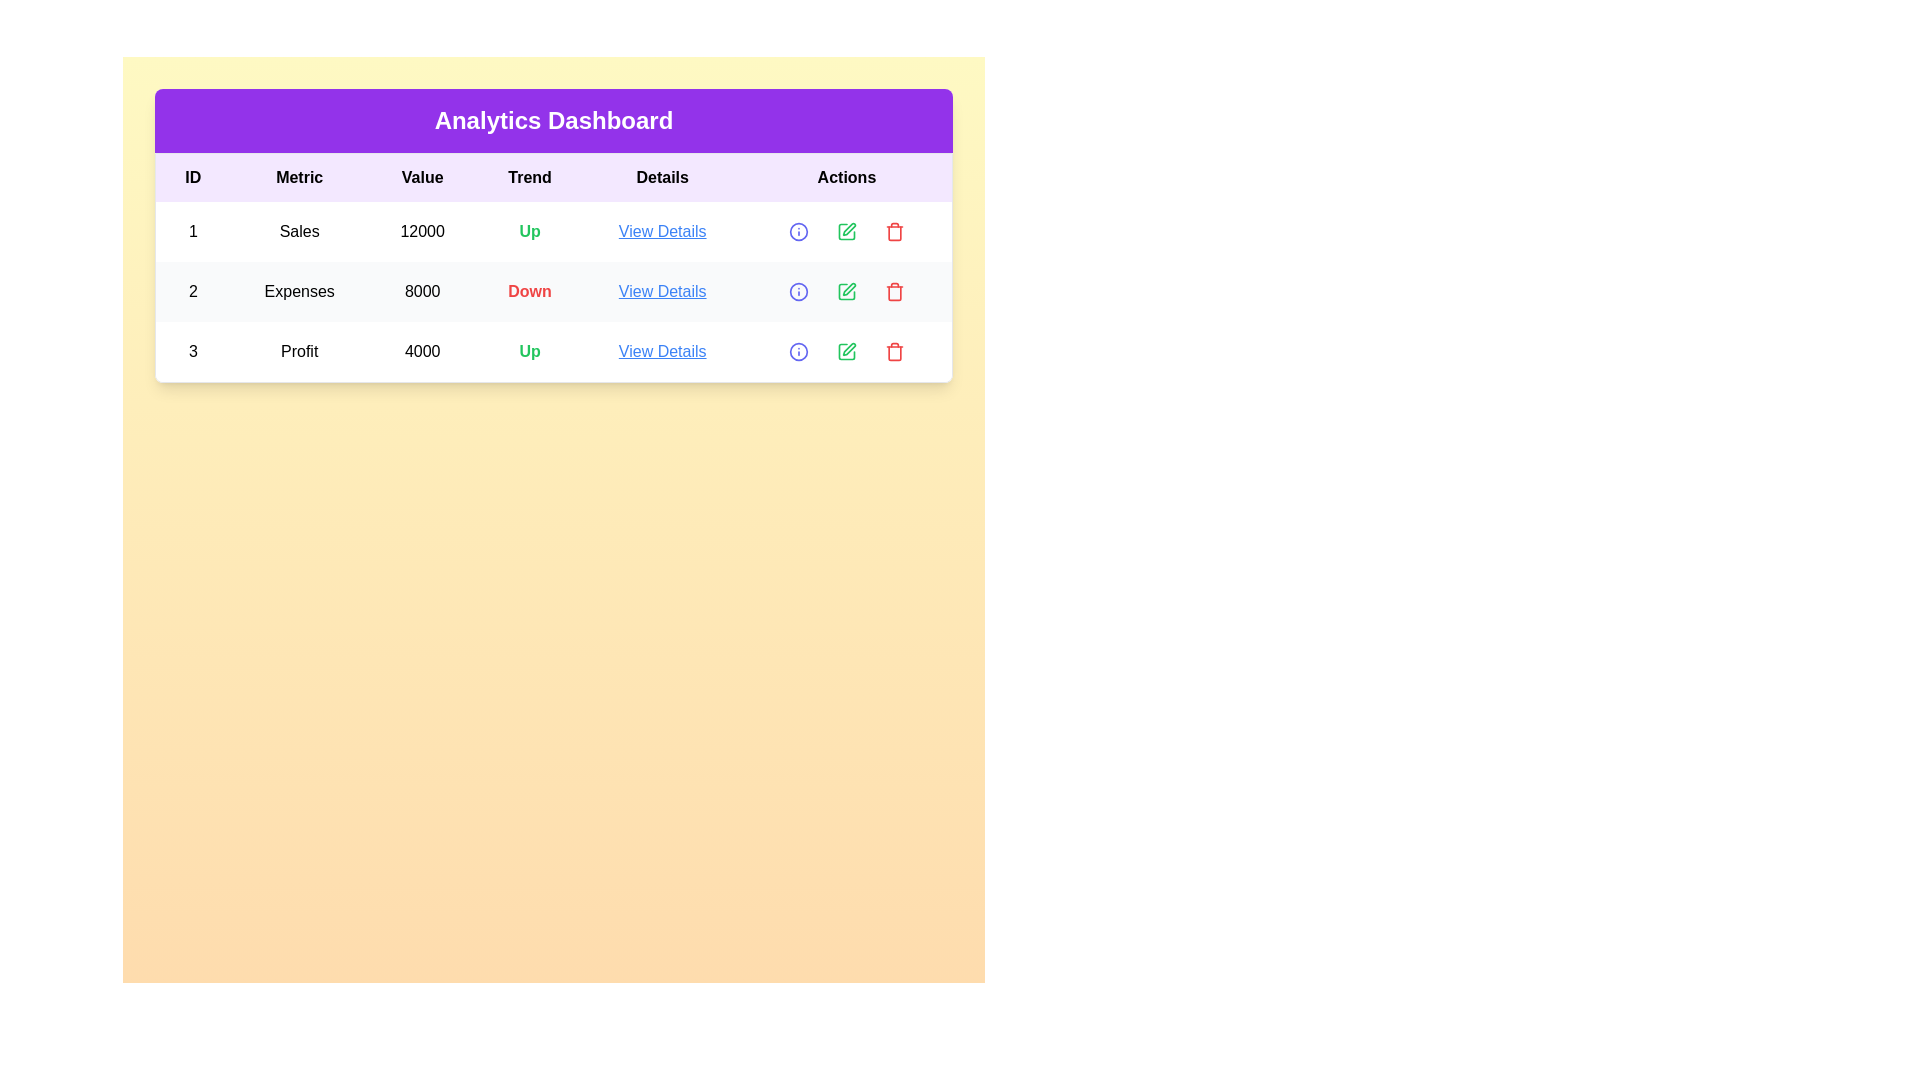 This screenshot has width=1920, height=1080. What do you see at coordinates (797, 292) in the screenshot?
I see `the information icon in the 'Actions' column of the second row under the 'Analytics Dashboard' heading` at bounding box center [797, 292].